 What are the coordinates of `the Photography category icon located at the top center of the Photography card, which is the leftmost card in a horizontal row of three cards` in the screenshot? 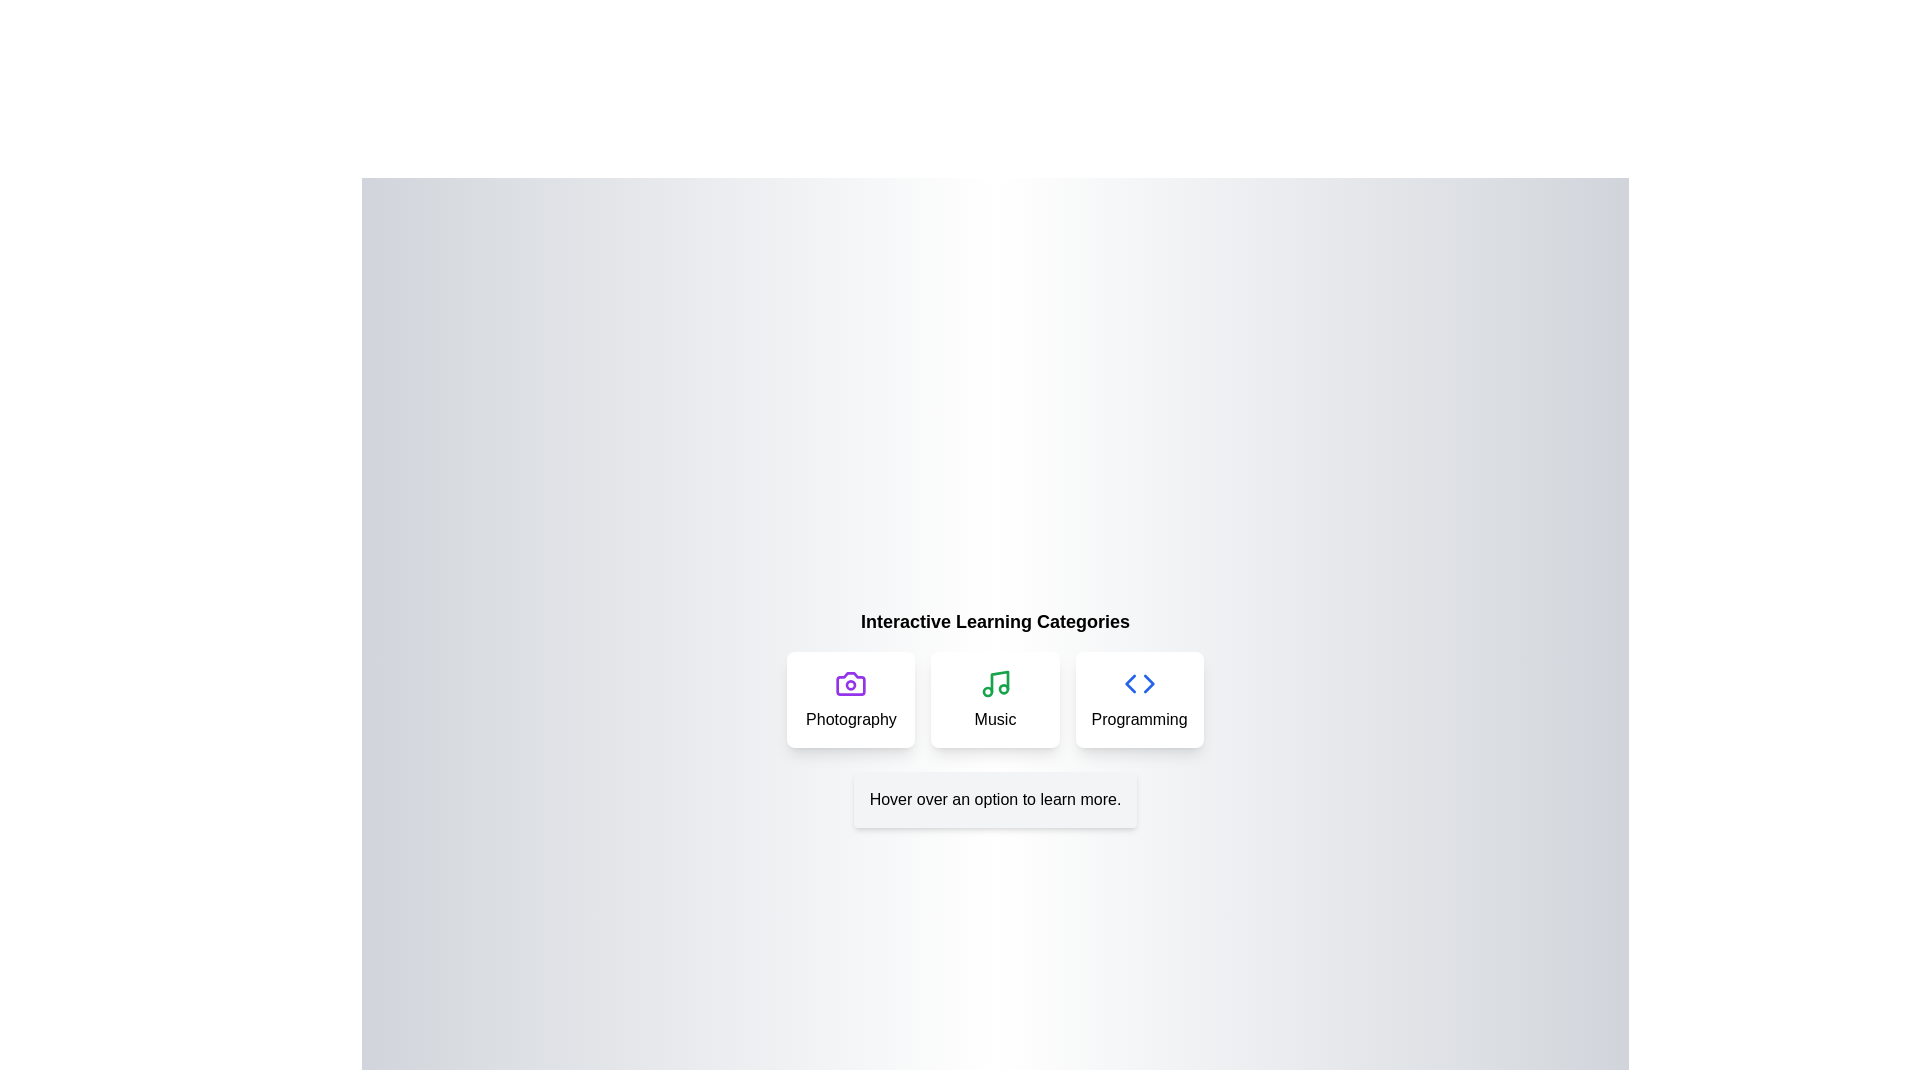 It's located at (851, 682).